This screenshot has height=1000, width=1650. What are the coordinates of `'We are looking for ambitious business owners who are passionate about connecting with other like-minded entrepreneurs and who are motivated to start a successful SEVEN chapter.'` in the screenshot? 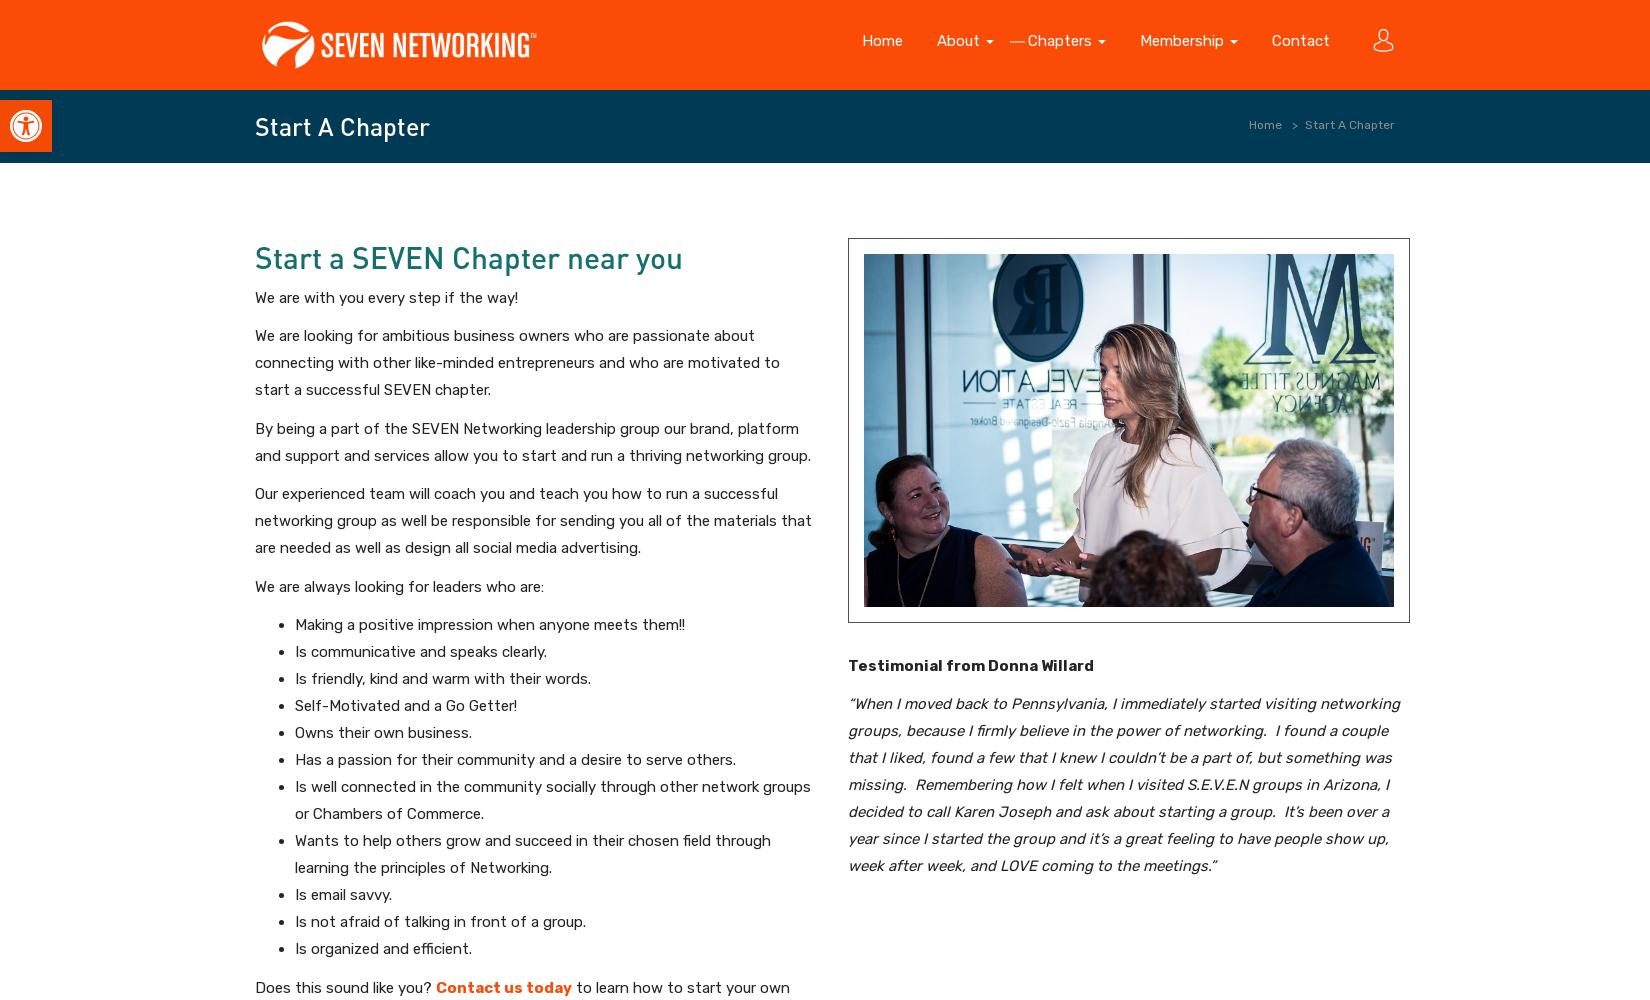 It's located at (254, 362).